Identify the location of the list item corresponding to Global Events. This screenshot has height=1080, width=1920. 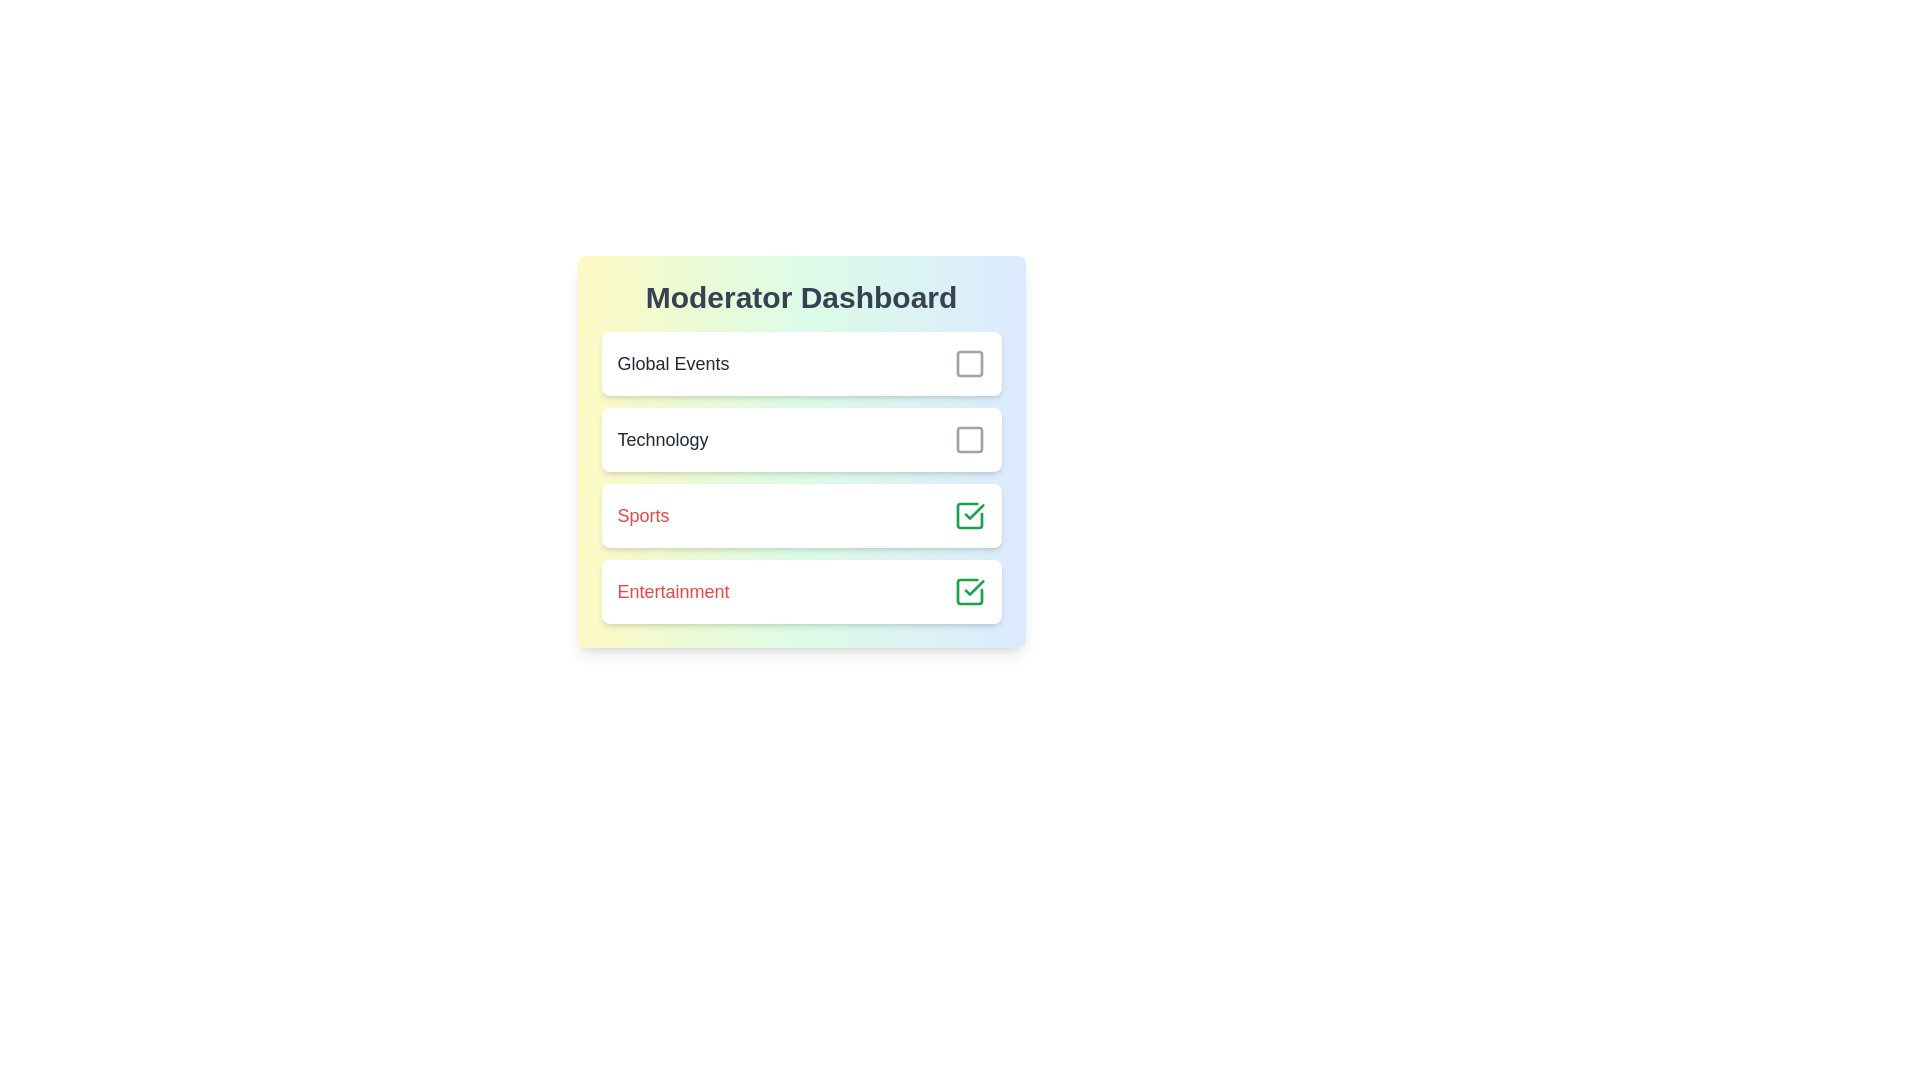
(801, 363).